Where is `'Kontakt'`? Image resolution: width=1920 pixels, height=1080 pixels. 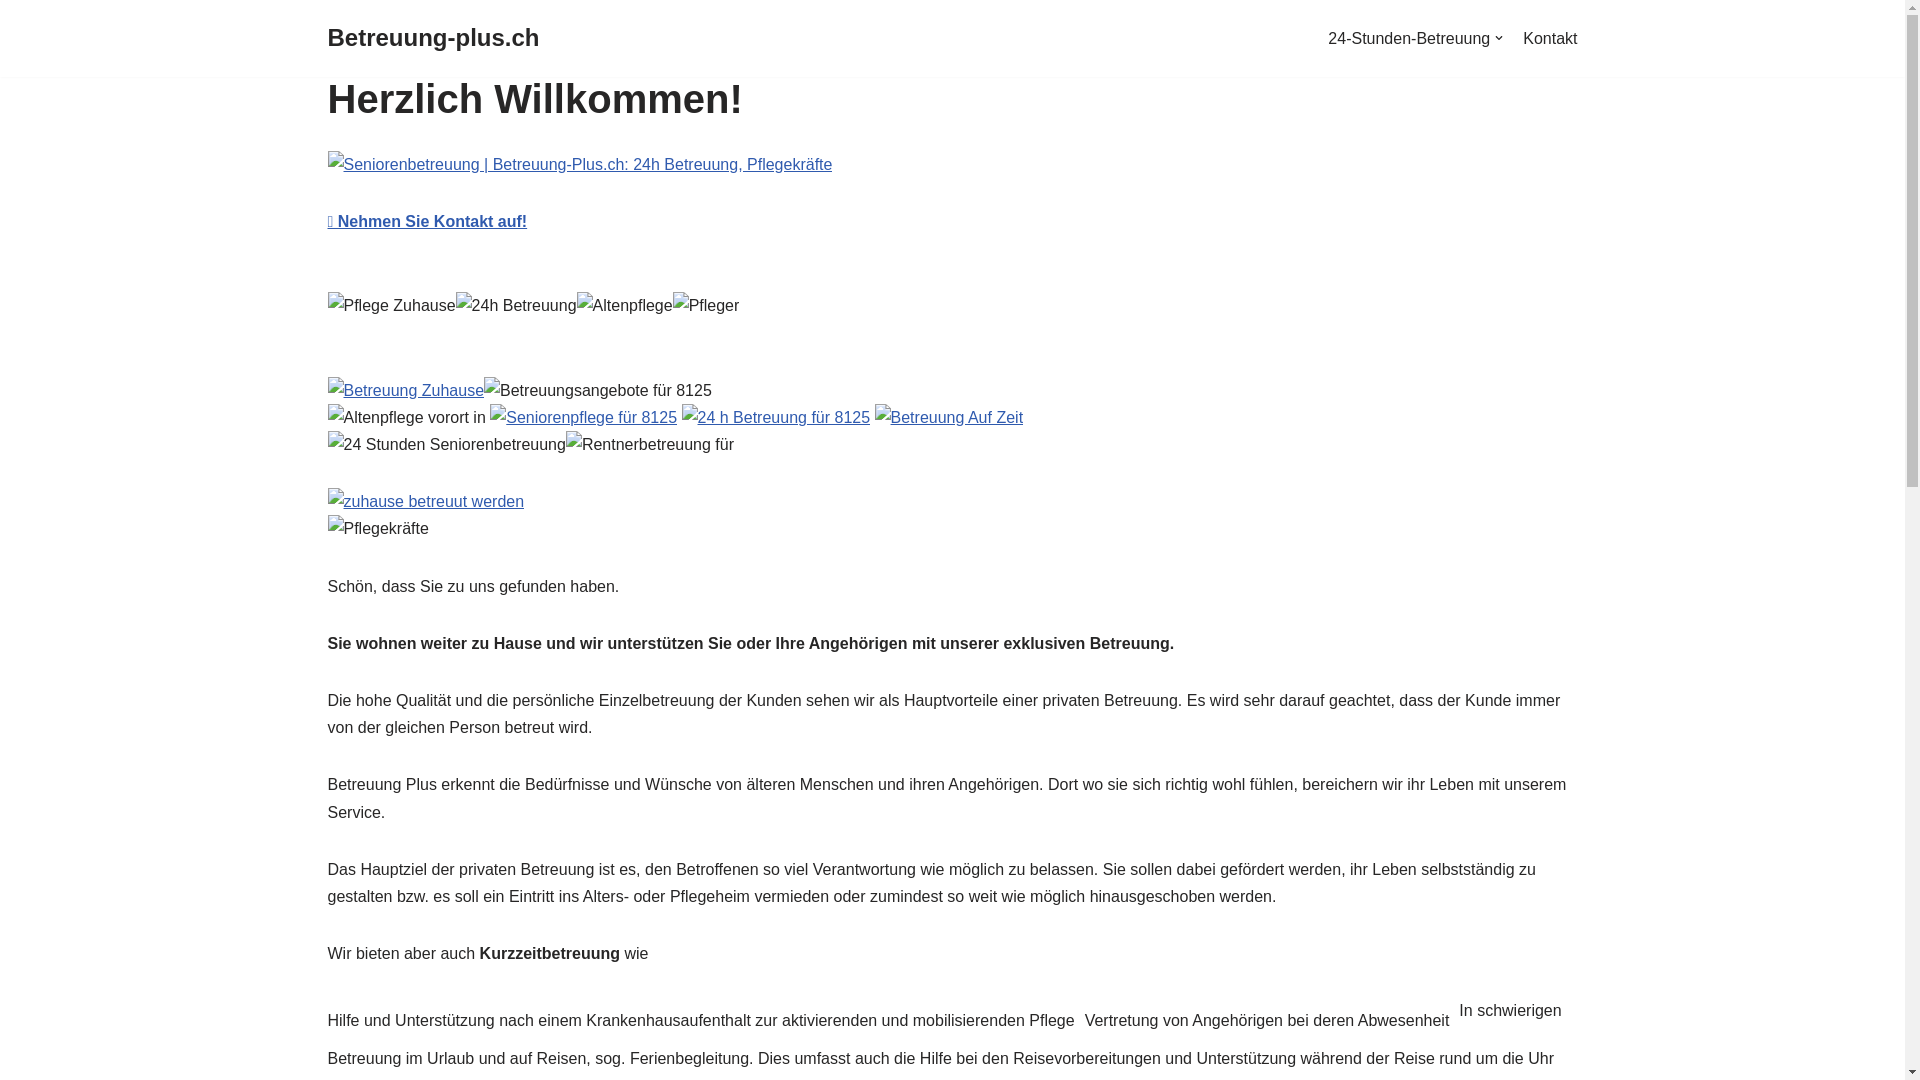
'Kontakt' is located at coordinates (1549, 38).